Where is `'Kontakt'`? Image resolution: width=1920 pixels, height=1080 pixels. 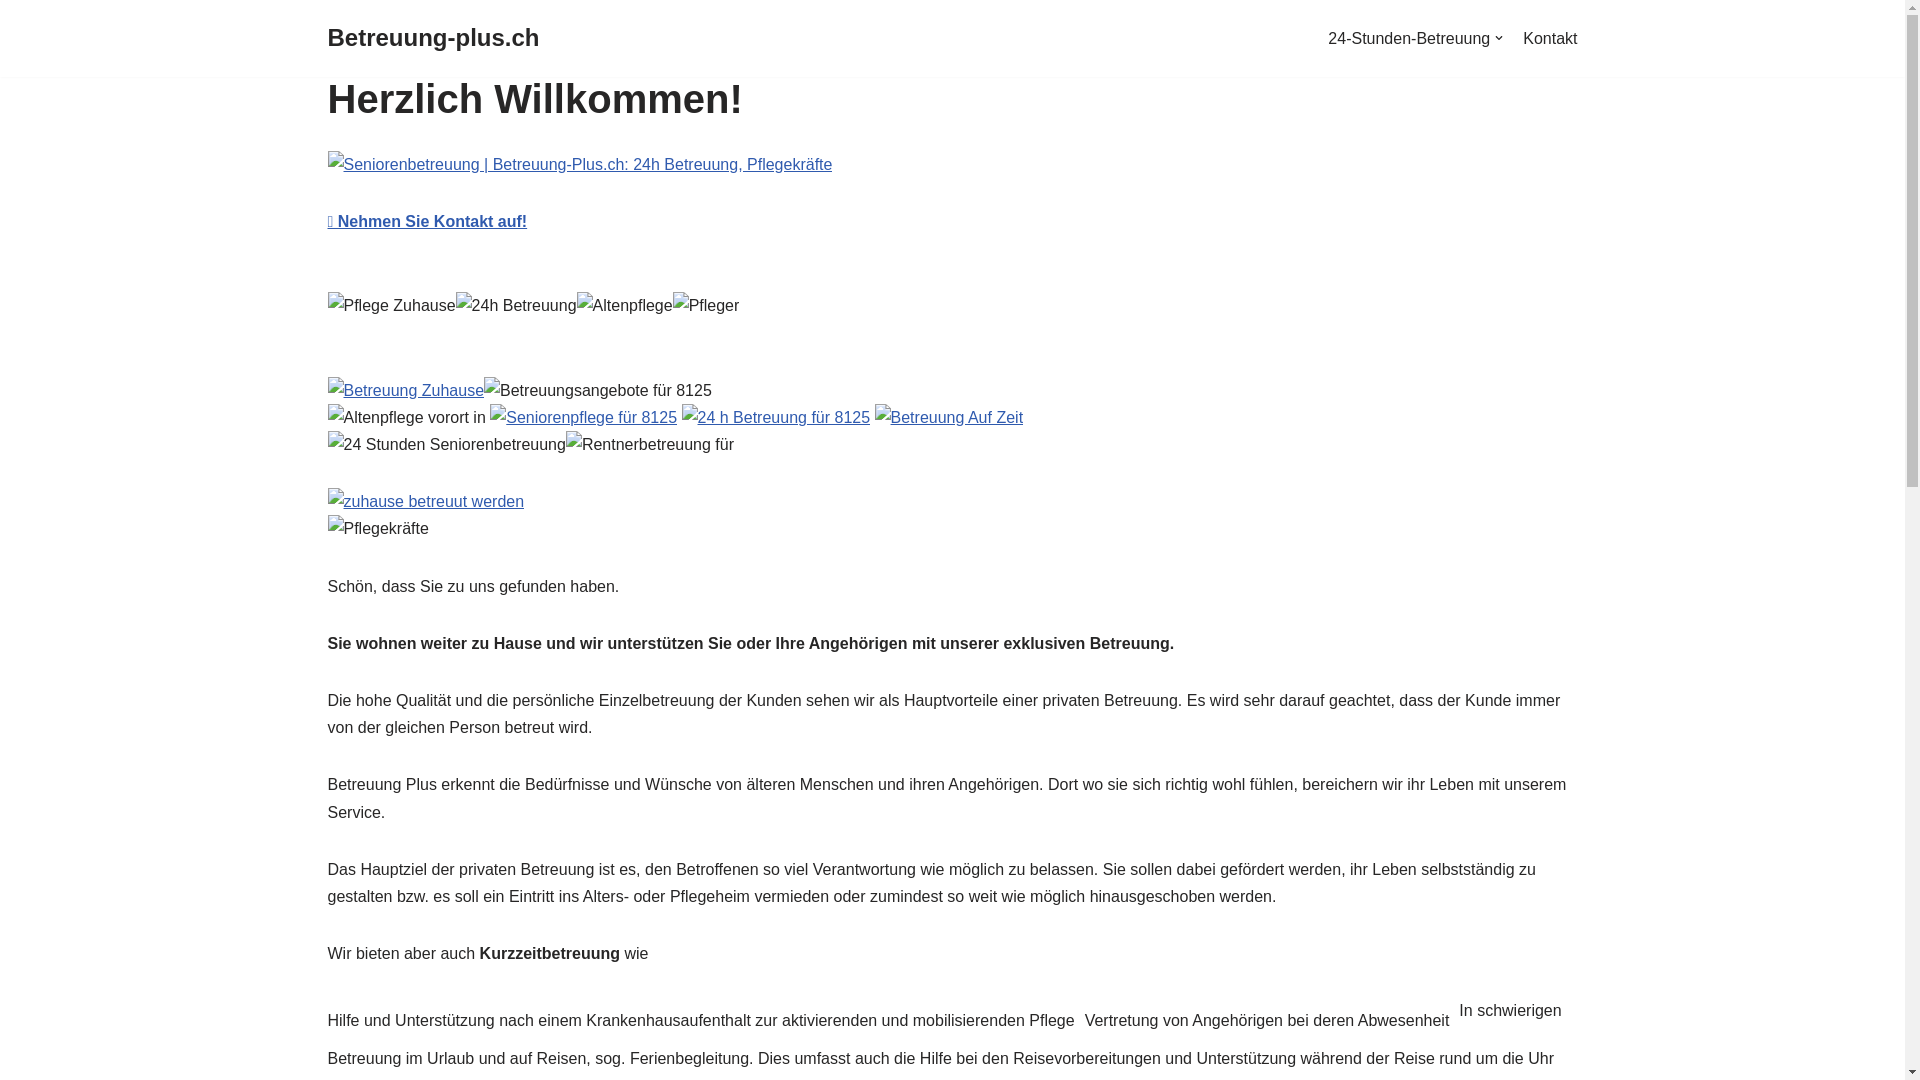
'Kontakt' is located at coordinates (1549, 38).